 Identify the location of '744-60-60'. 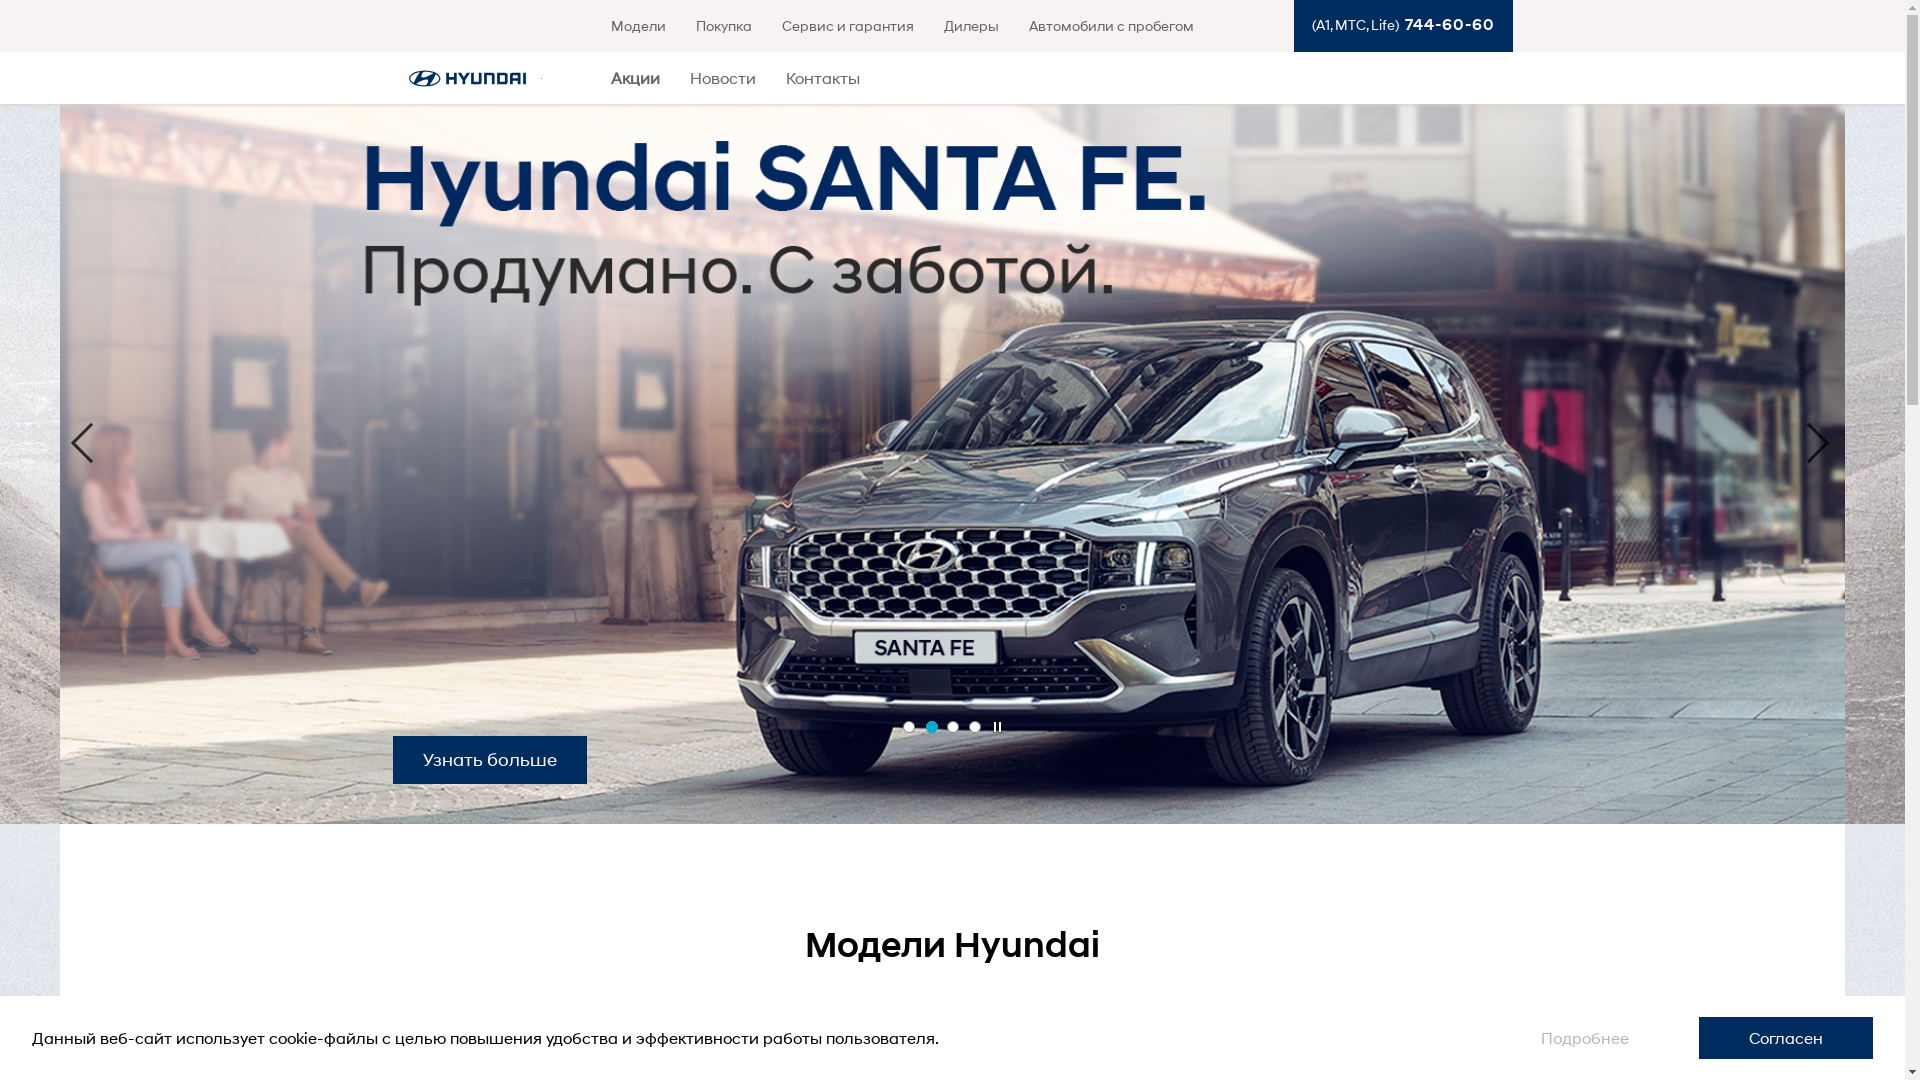
(1445, 24).